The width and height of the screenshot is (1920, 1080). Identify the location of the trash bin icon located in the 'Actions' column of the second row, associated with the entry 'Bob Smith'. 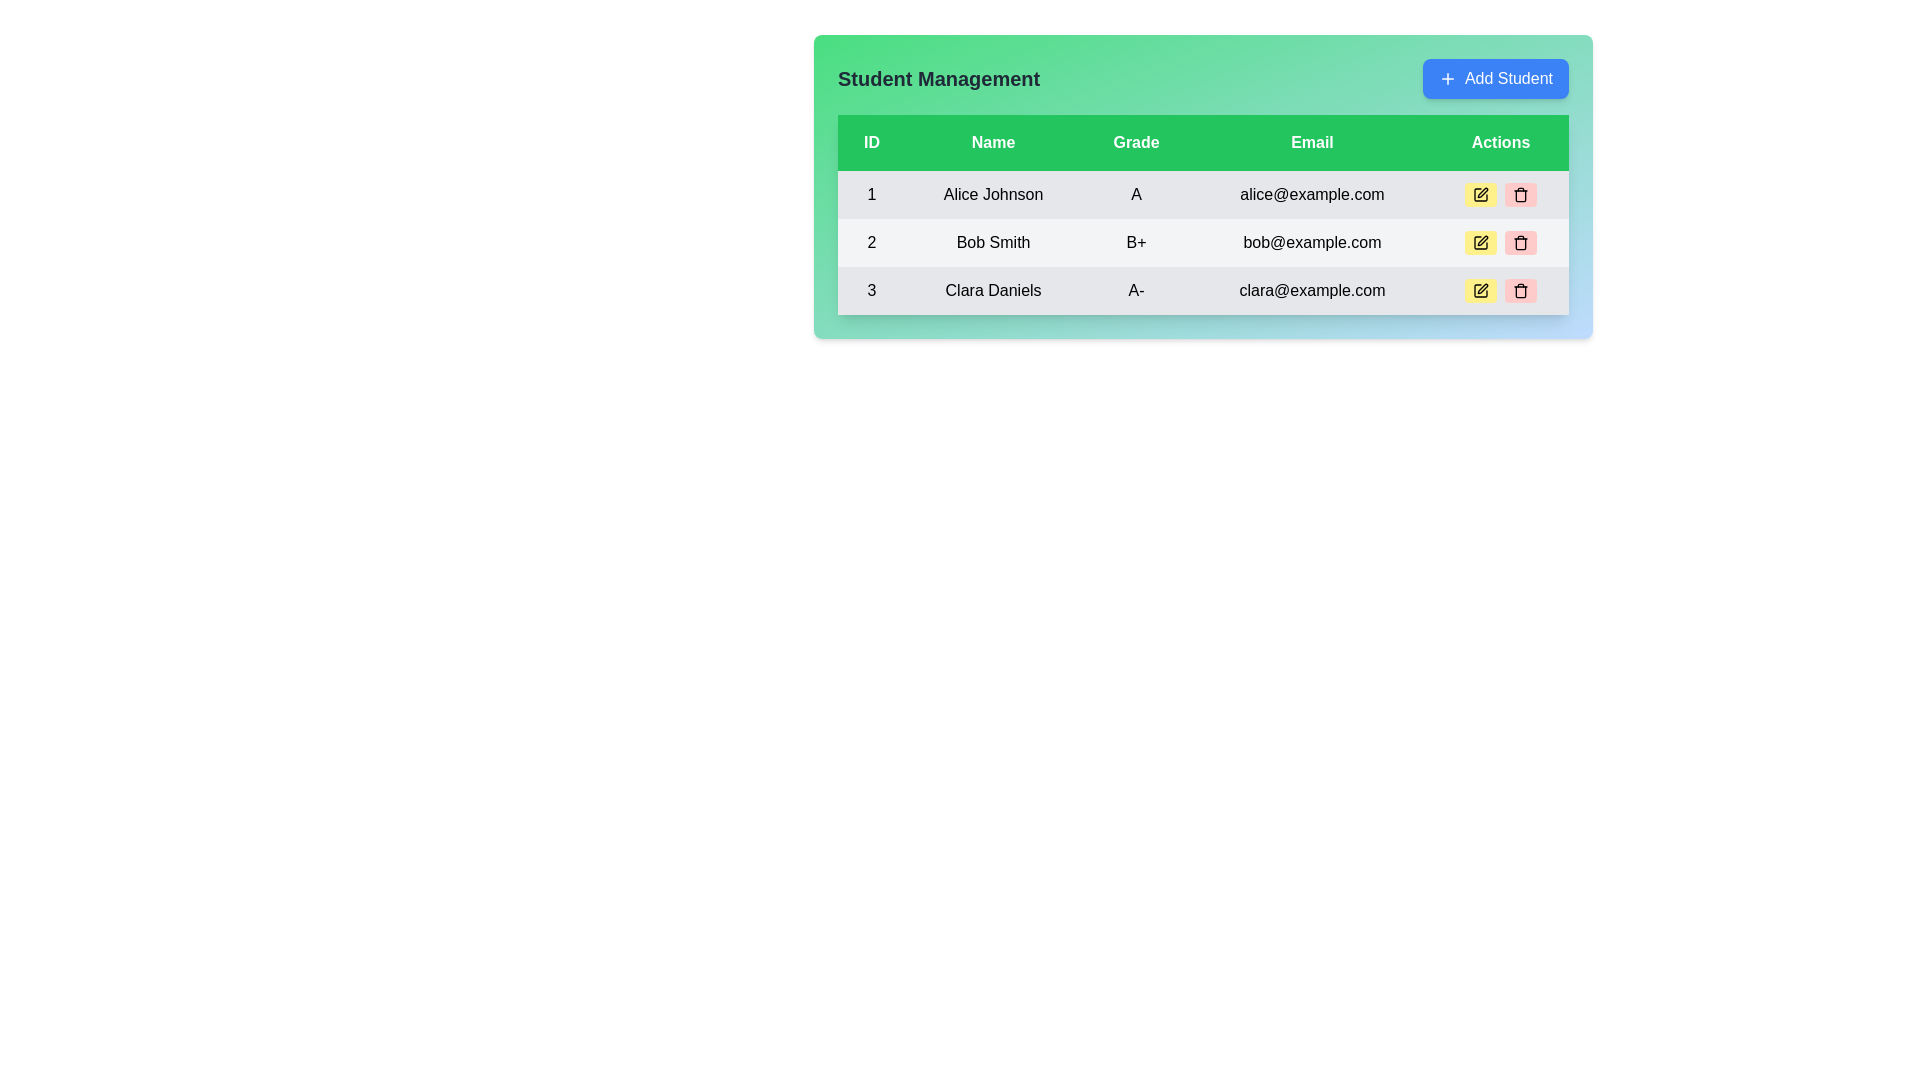
(1520, 242).